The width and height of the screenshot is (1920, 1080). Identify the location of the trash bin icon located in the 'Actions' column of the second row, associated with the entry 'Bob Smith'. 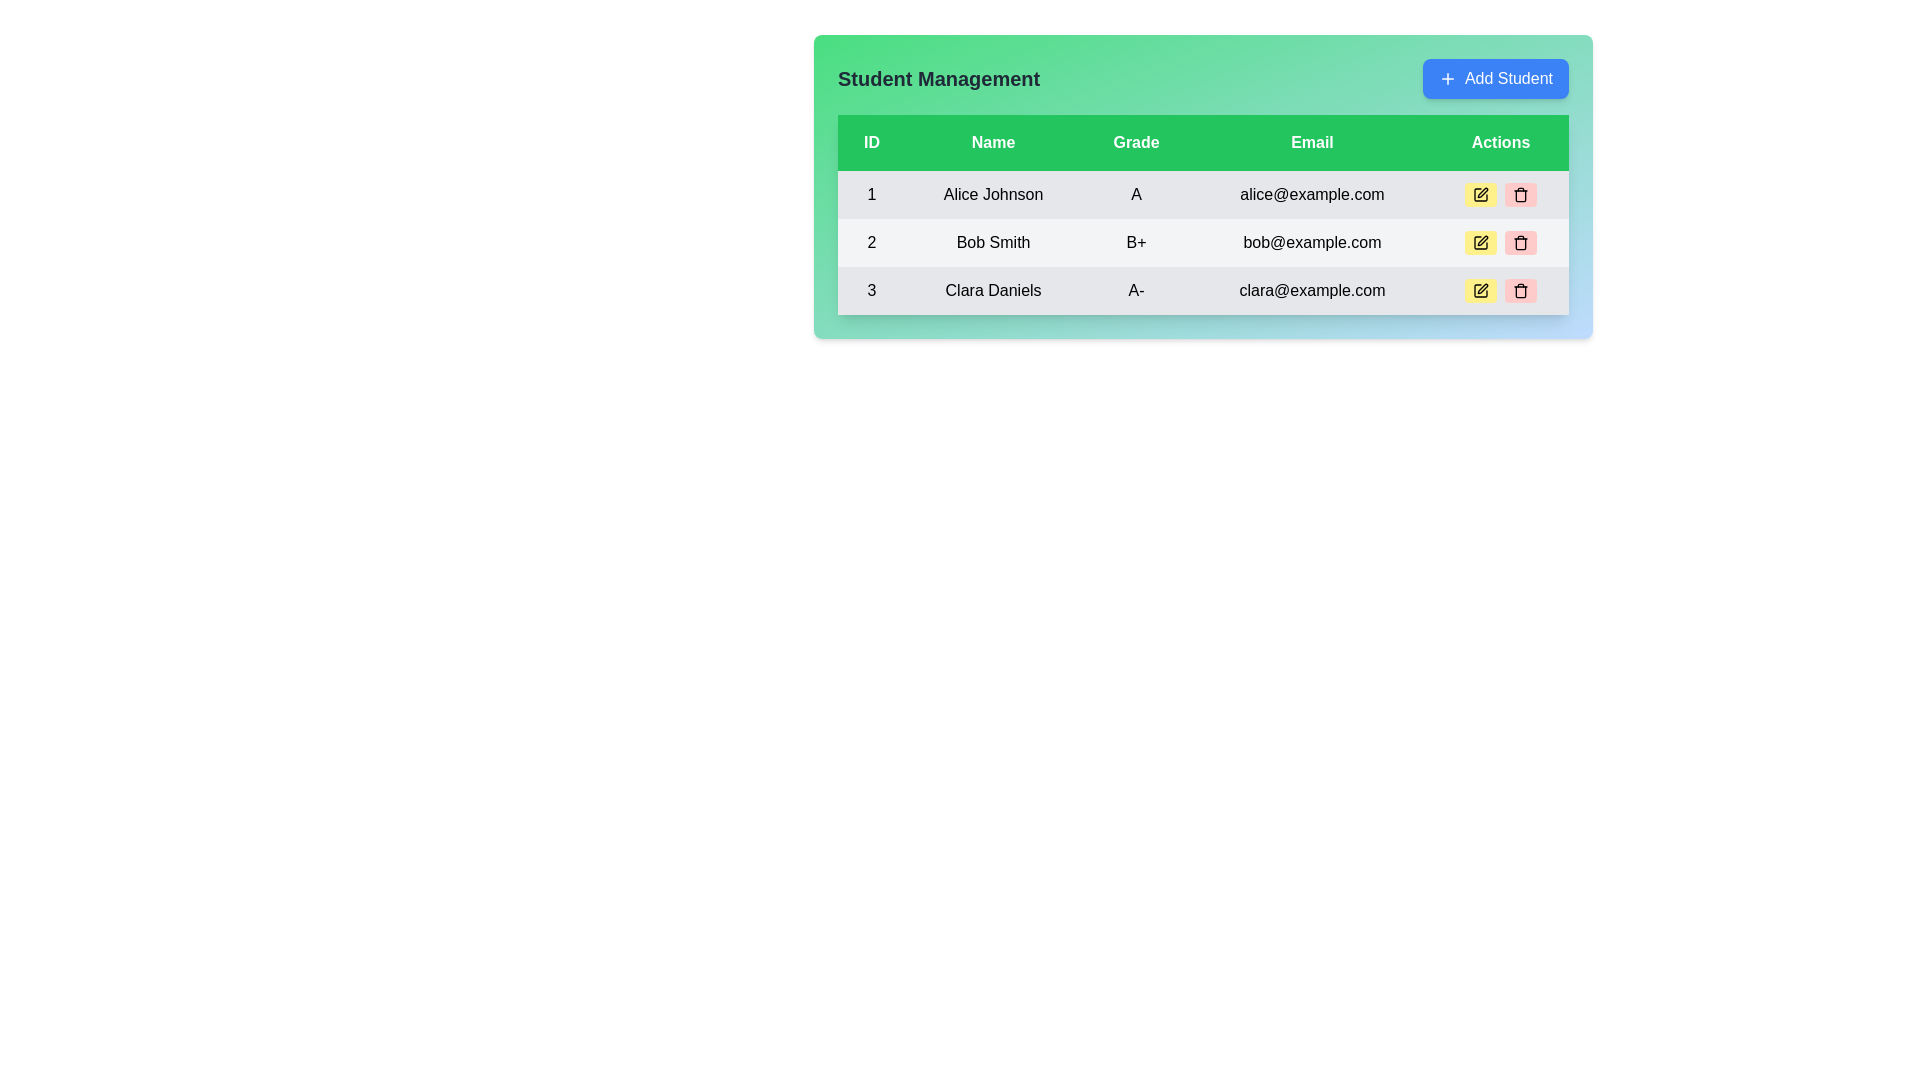
(1520, 242).